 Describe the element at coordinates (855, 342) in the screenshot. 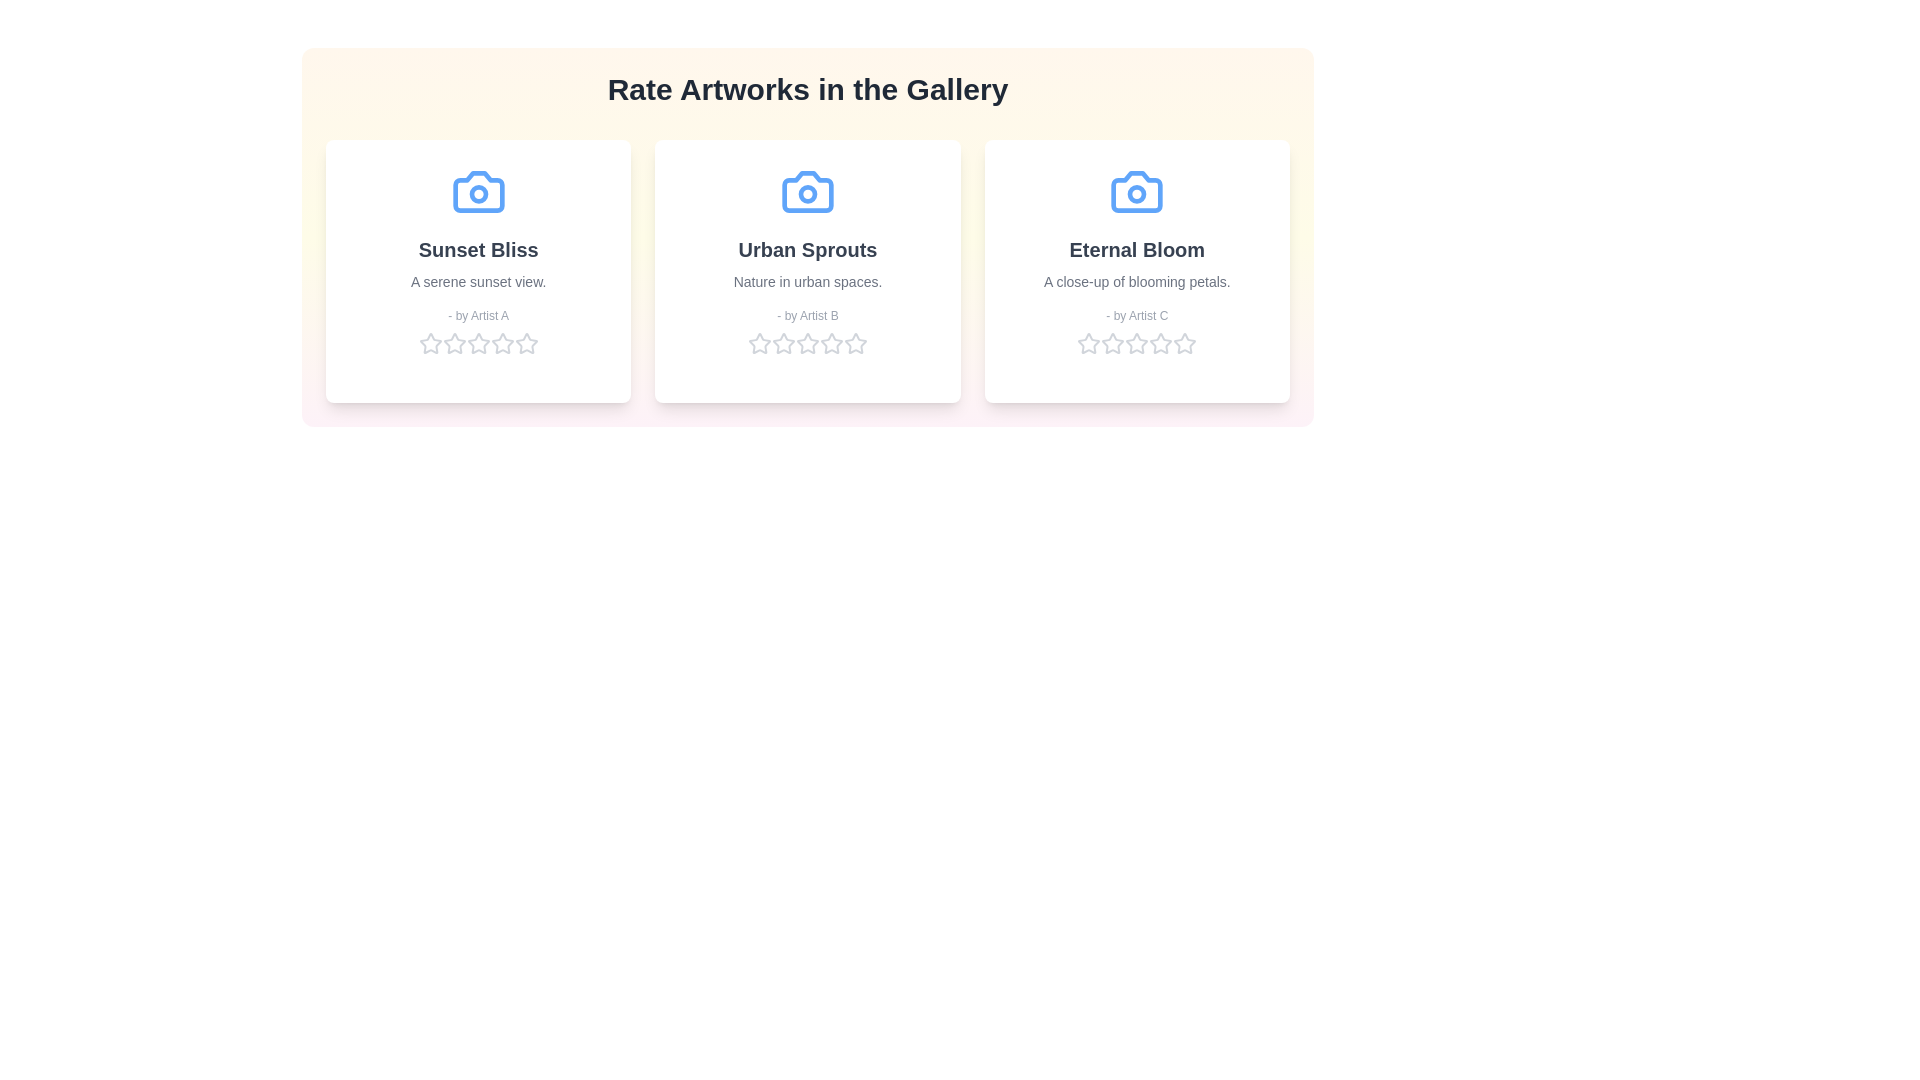

I see `the star corresponding to 5 for the artwork 'Urban Sprouts' to set its rating` at that location.